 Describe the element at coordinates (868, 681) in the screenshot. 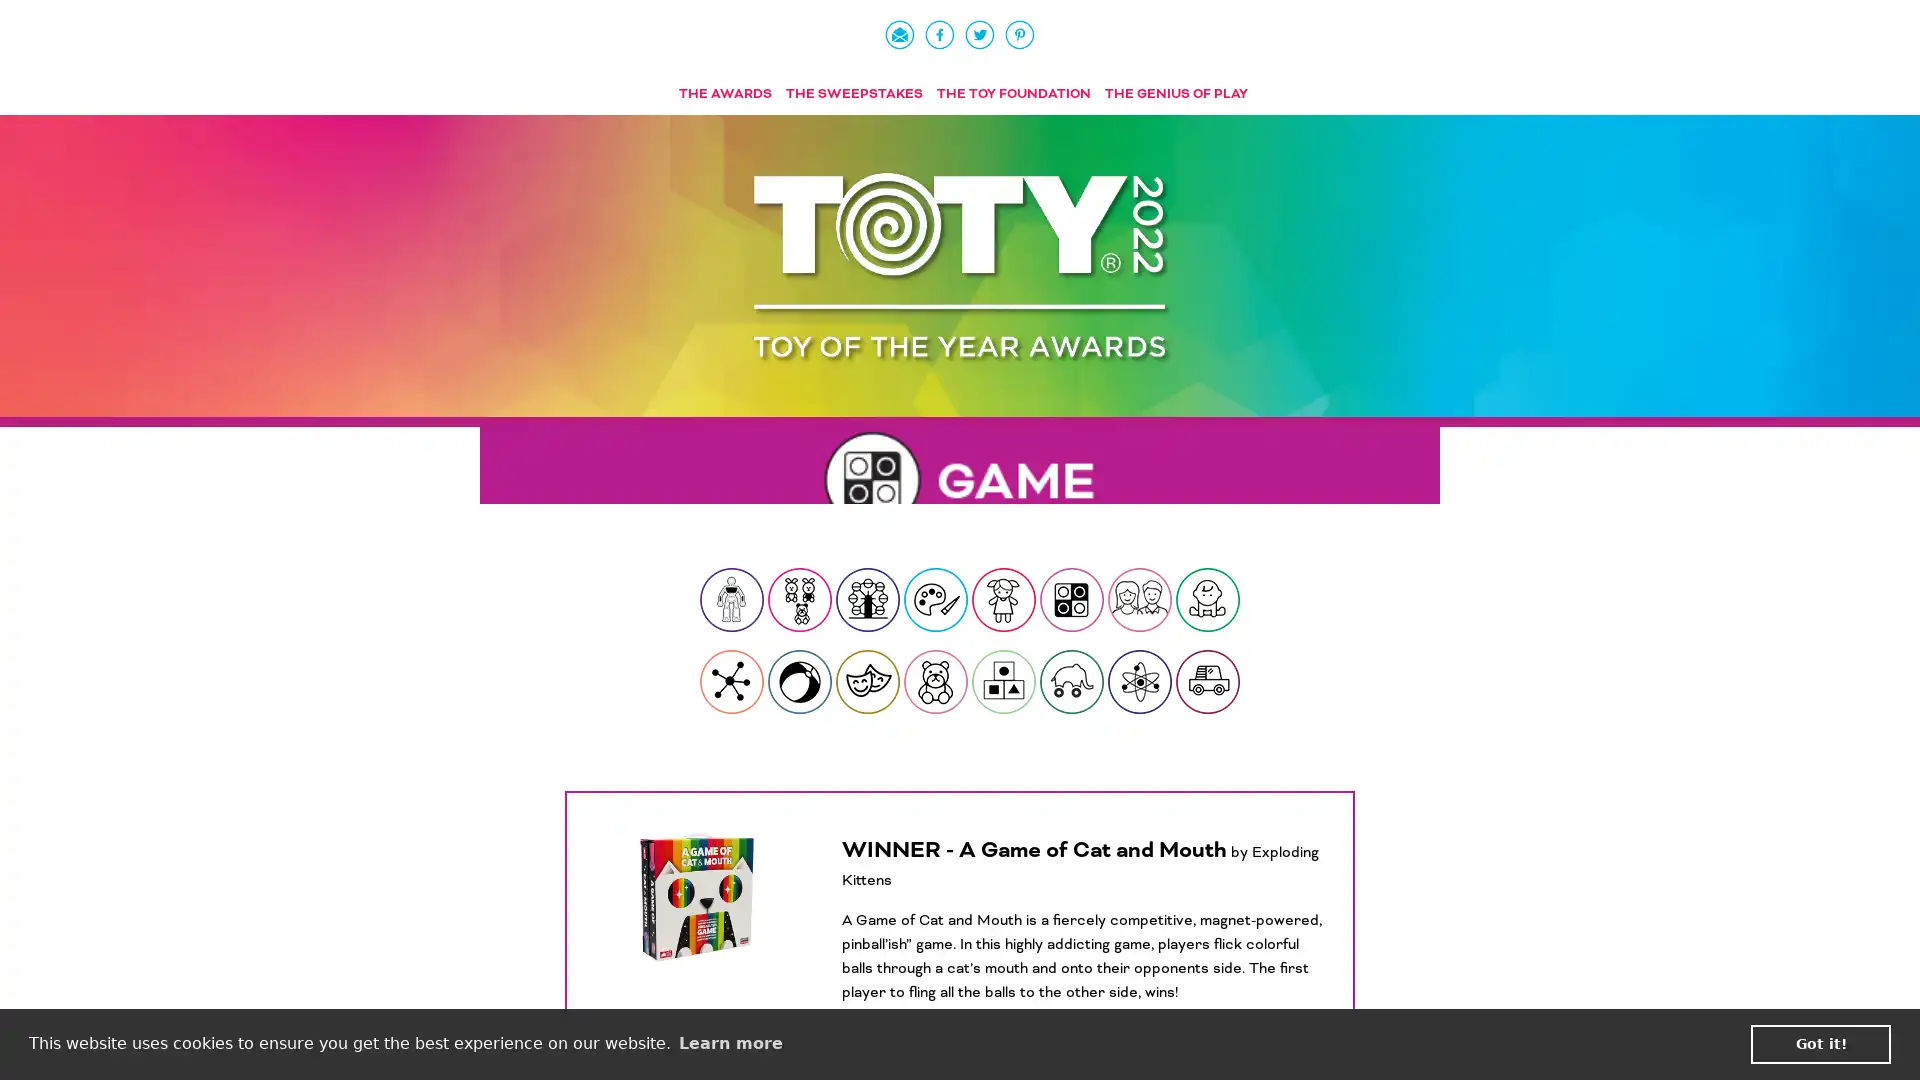

I see `Submit` at that location.